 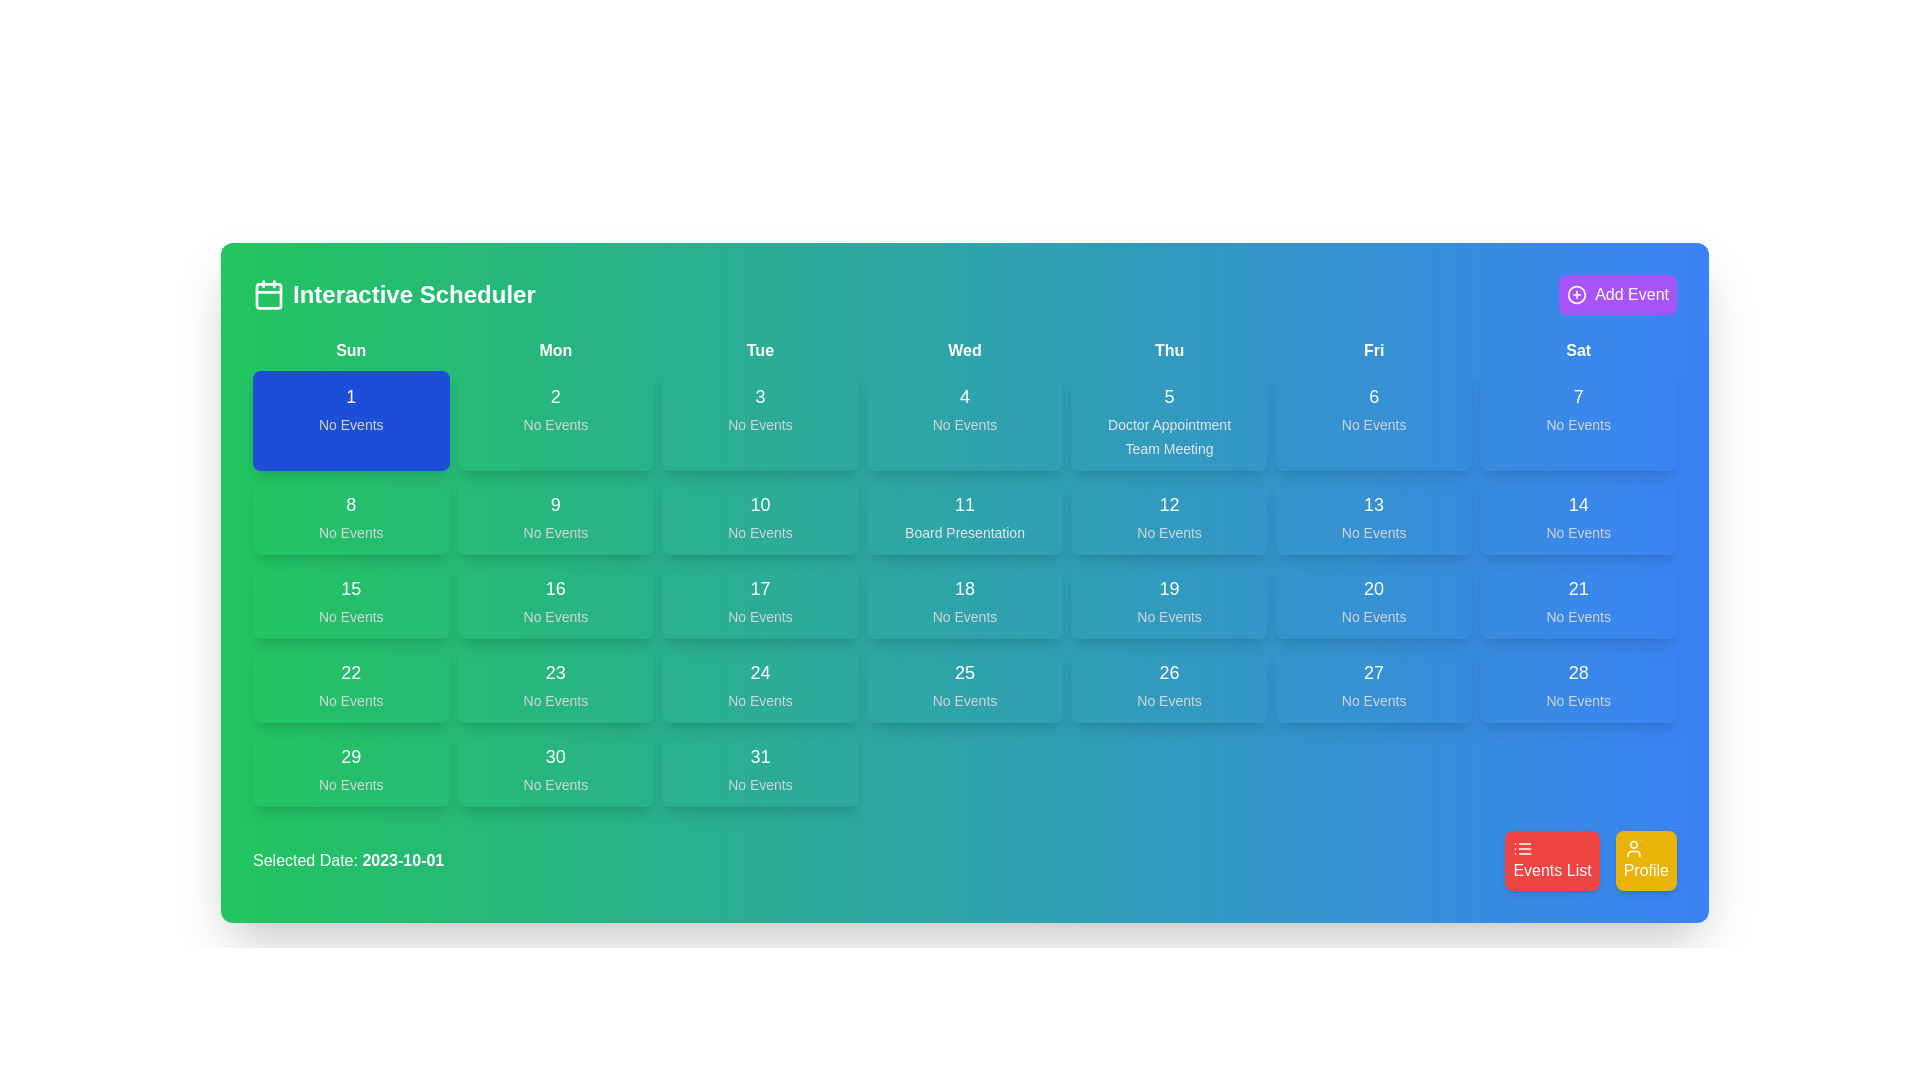 I want to click on the text label indicating the numeric day of the month to initiate date selection or interaction, so click(x=555, y=756).